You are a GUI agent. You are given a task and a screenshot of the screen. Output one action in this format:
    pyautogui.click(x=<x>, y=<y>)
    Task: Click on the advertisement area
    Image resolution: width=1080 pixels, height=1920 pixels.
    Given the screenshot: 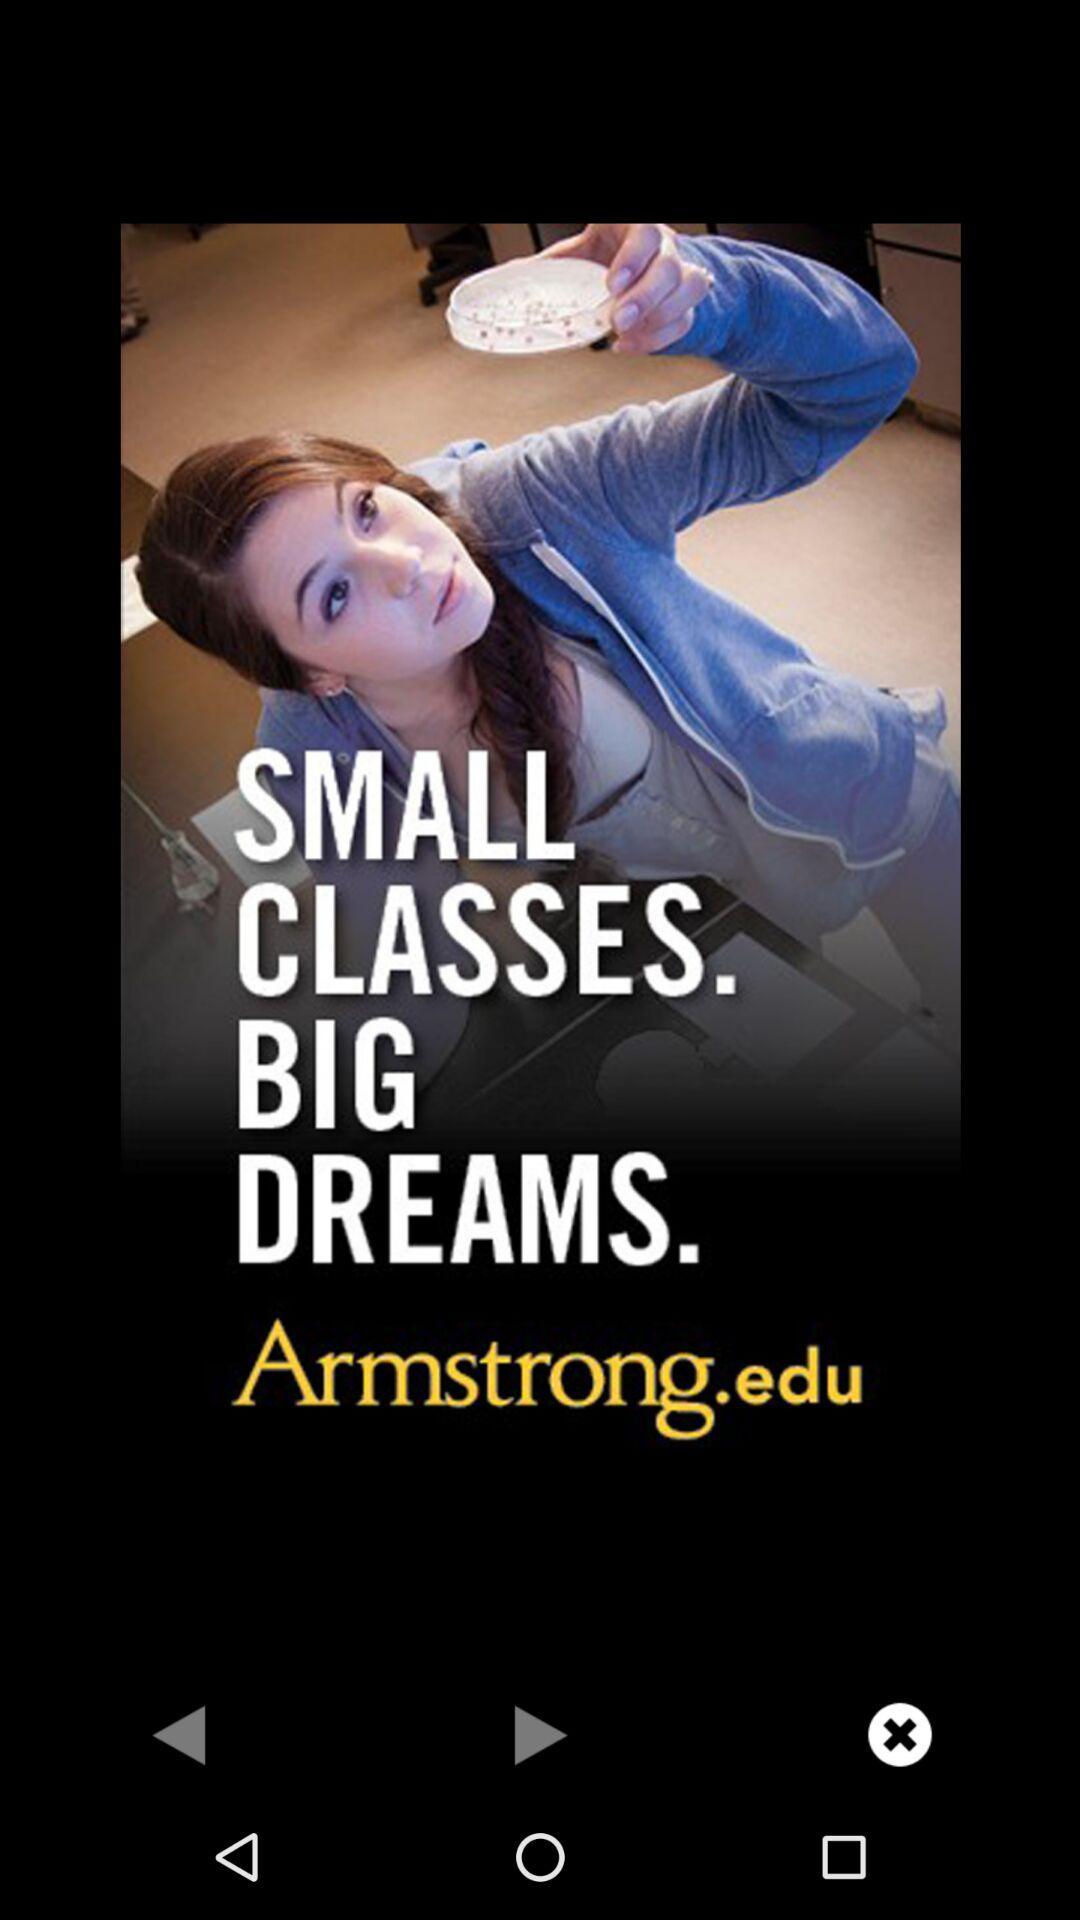 What is the action you would take?
    pyautogui.click(x=540, y=837)
    